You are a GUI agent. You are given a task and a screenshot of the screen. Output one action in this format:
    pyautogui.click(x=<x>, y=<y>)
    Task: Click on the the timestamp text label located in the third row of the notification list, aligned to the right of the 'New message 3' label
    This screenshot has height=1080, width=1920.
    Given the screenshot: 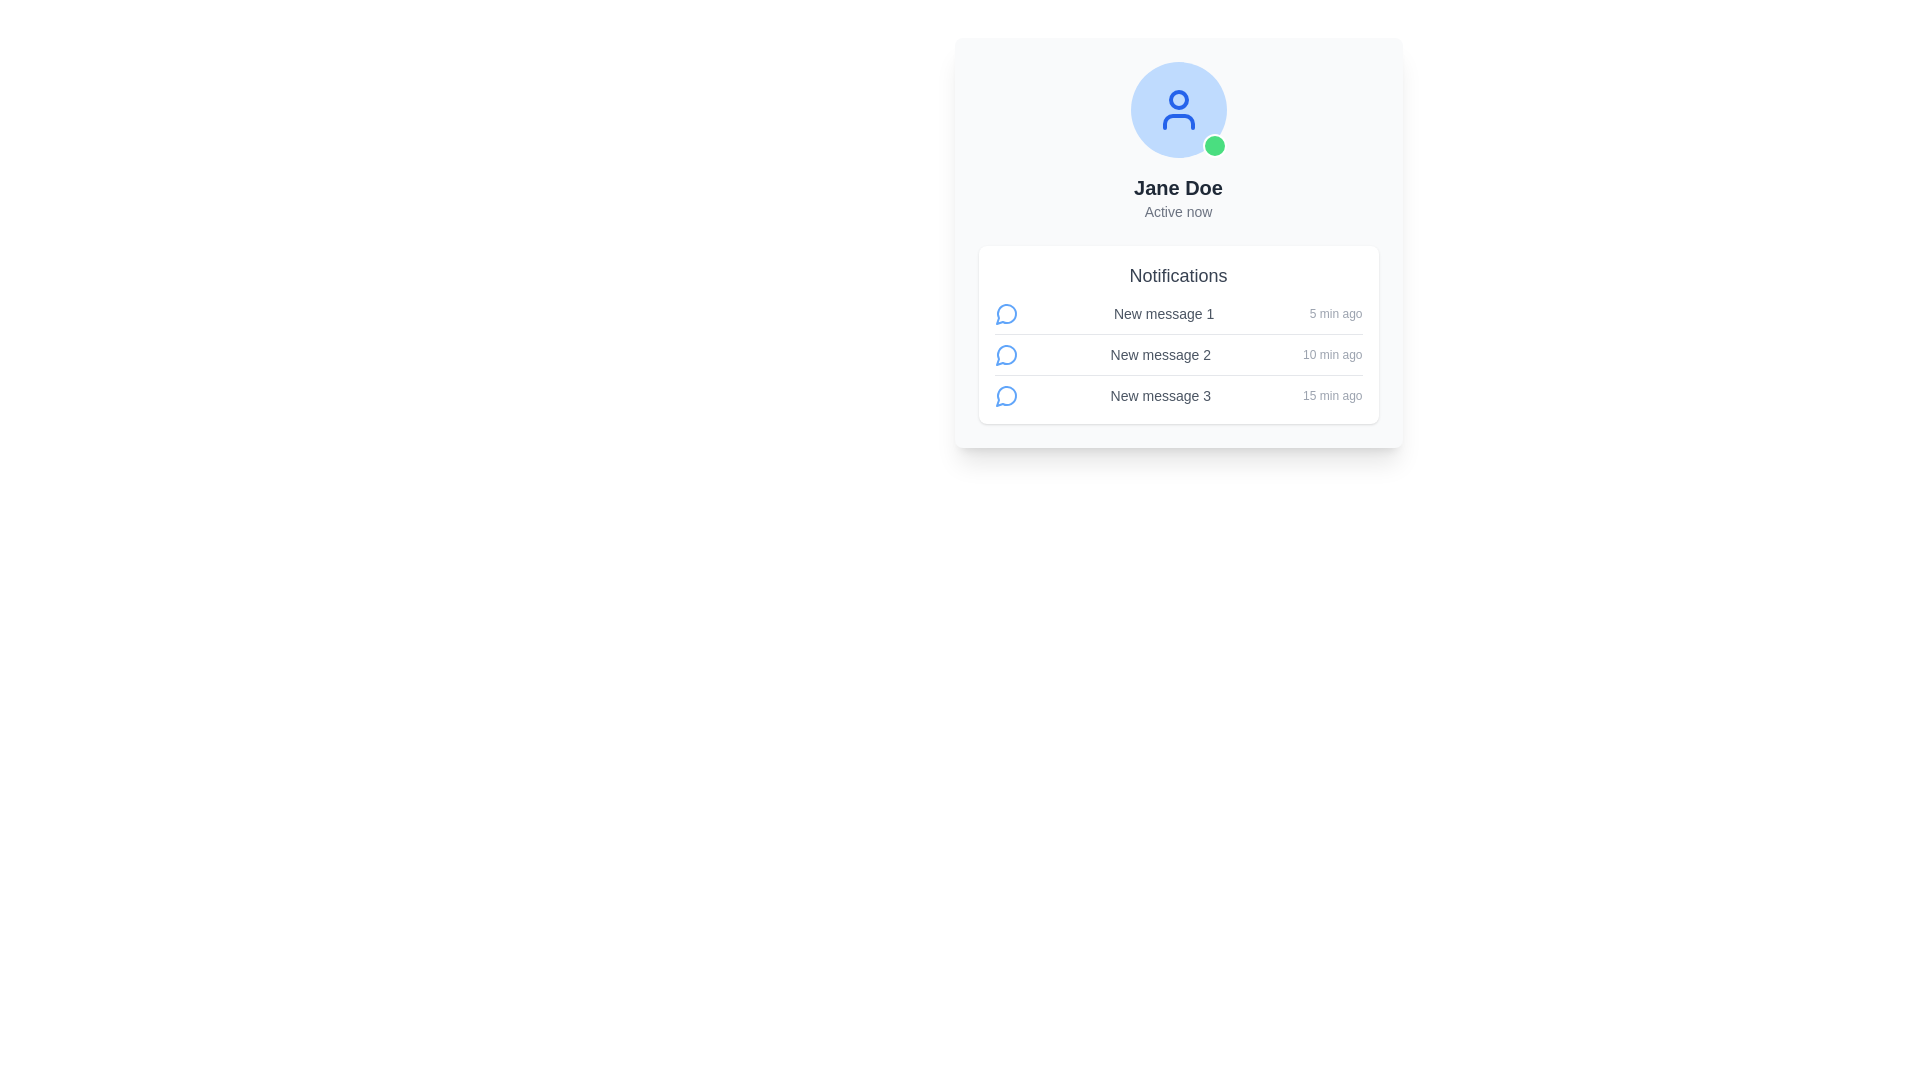 What is the action you would take?
    pyautogui.click(x=1332, y=396)
    